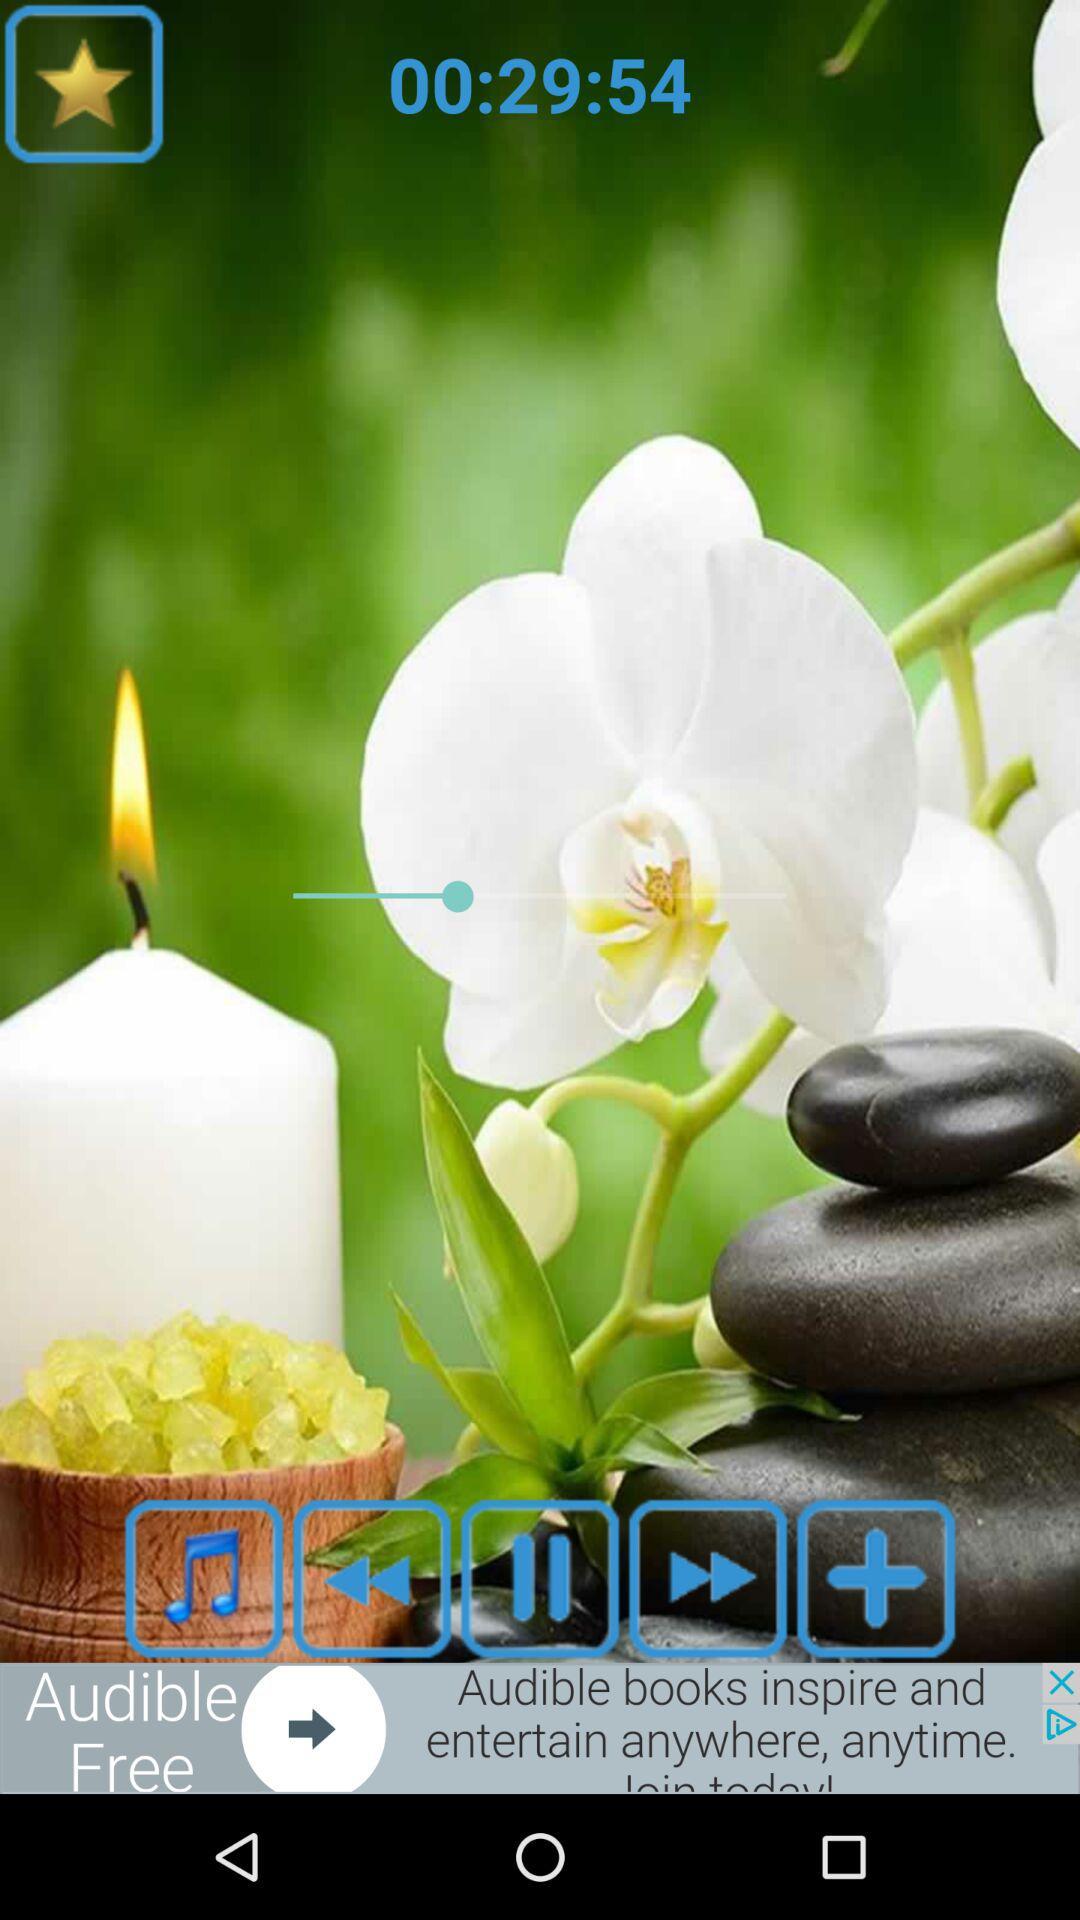  I want to click on pause, so click(540, 1577).